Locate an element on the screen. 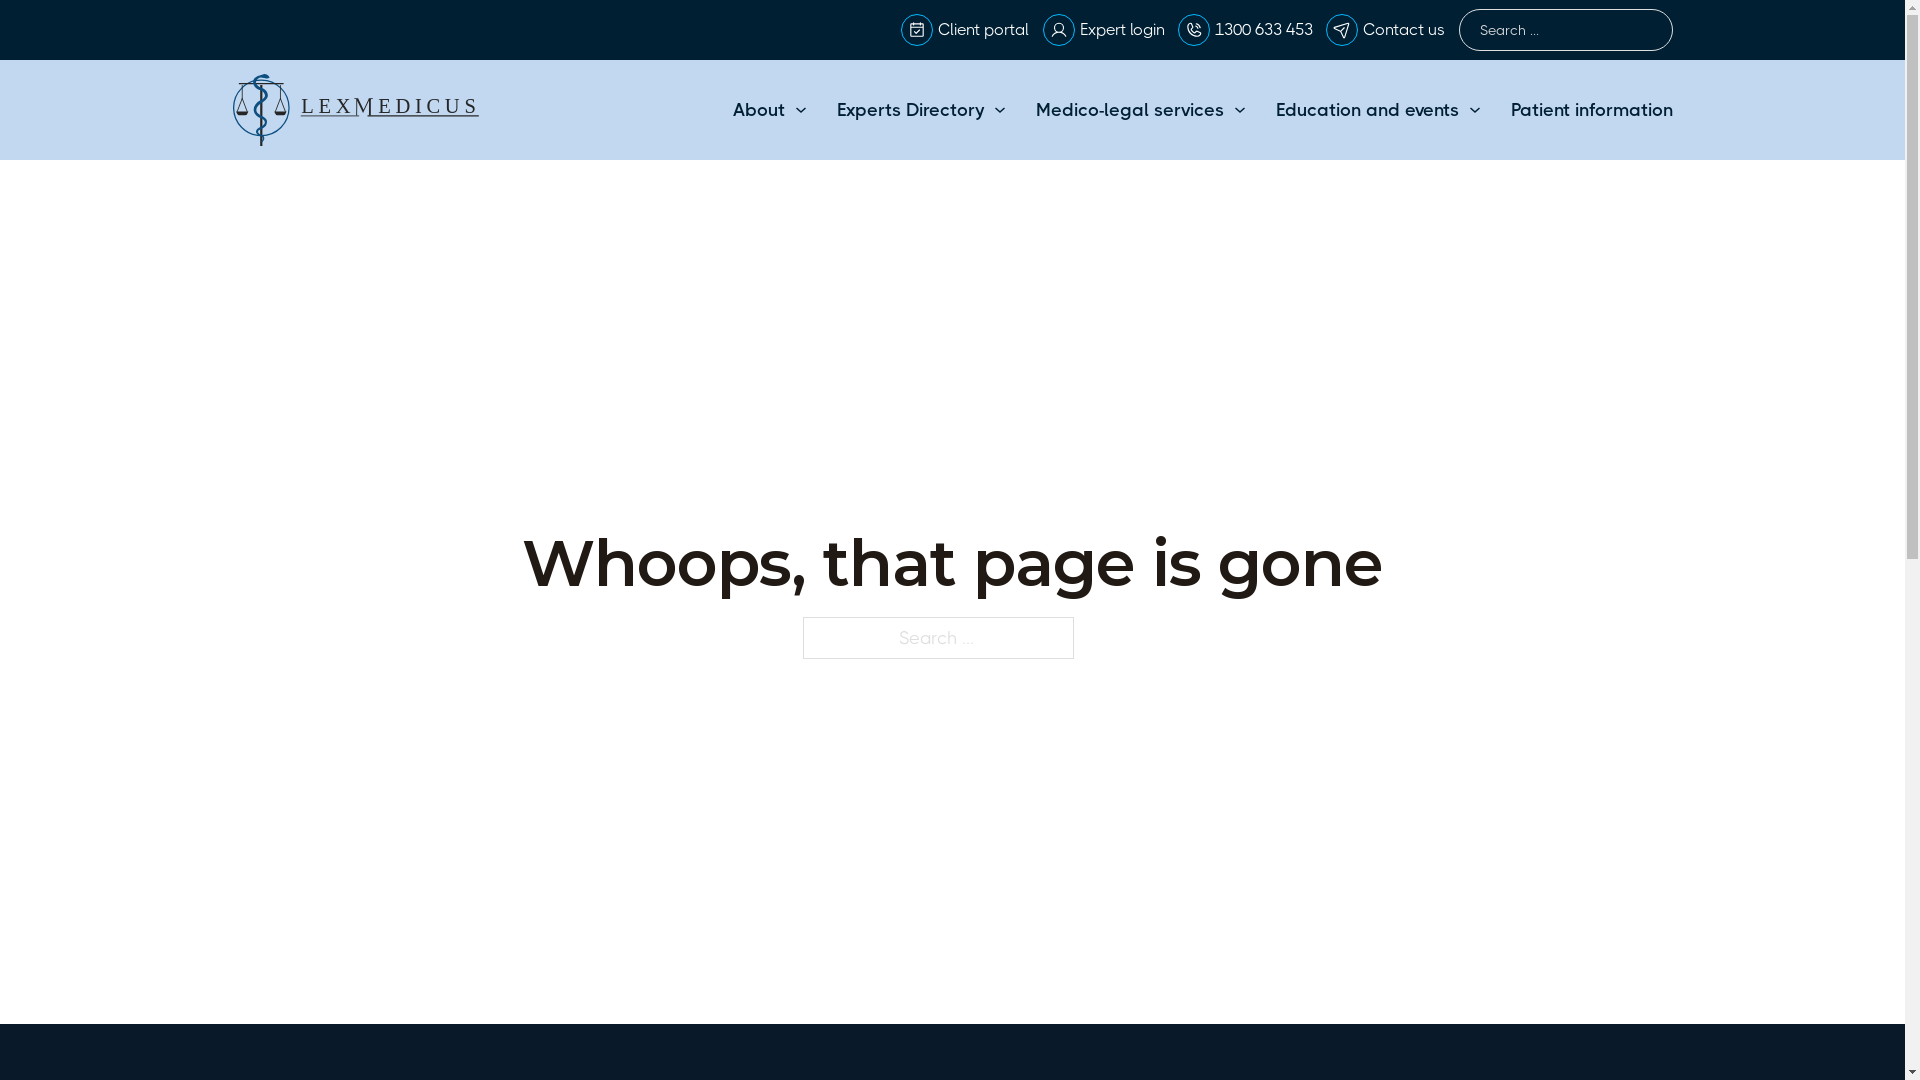  'Client portal' is located at coordinates (983, 30).